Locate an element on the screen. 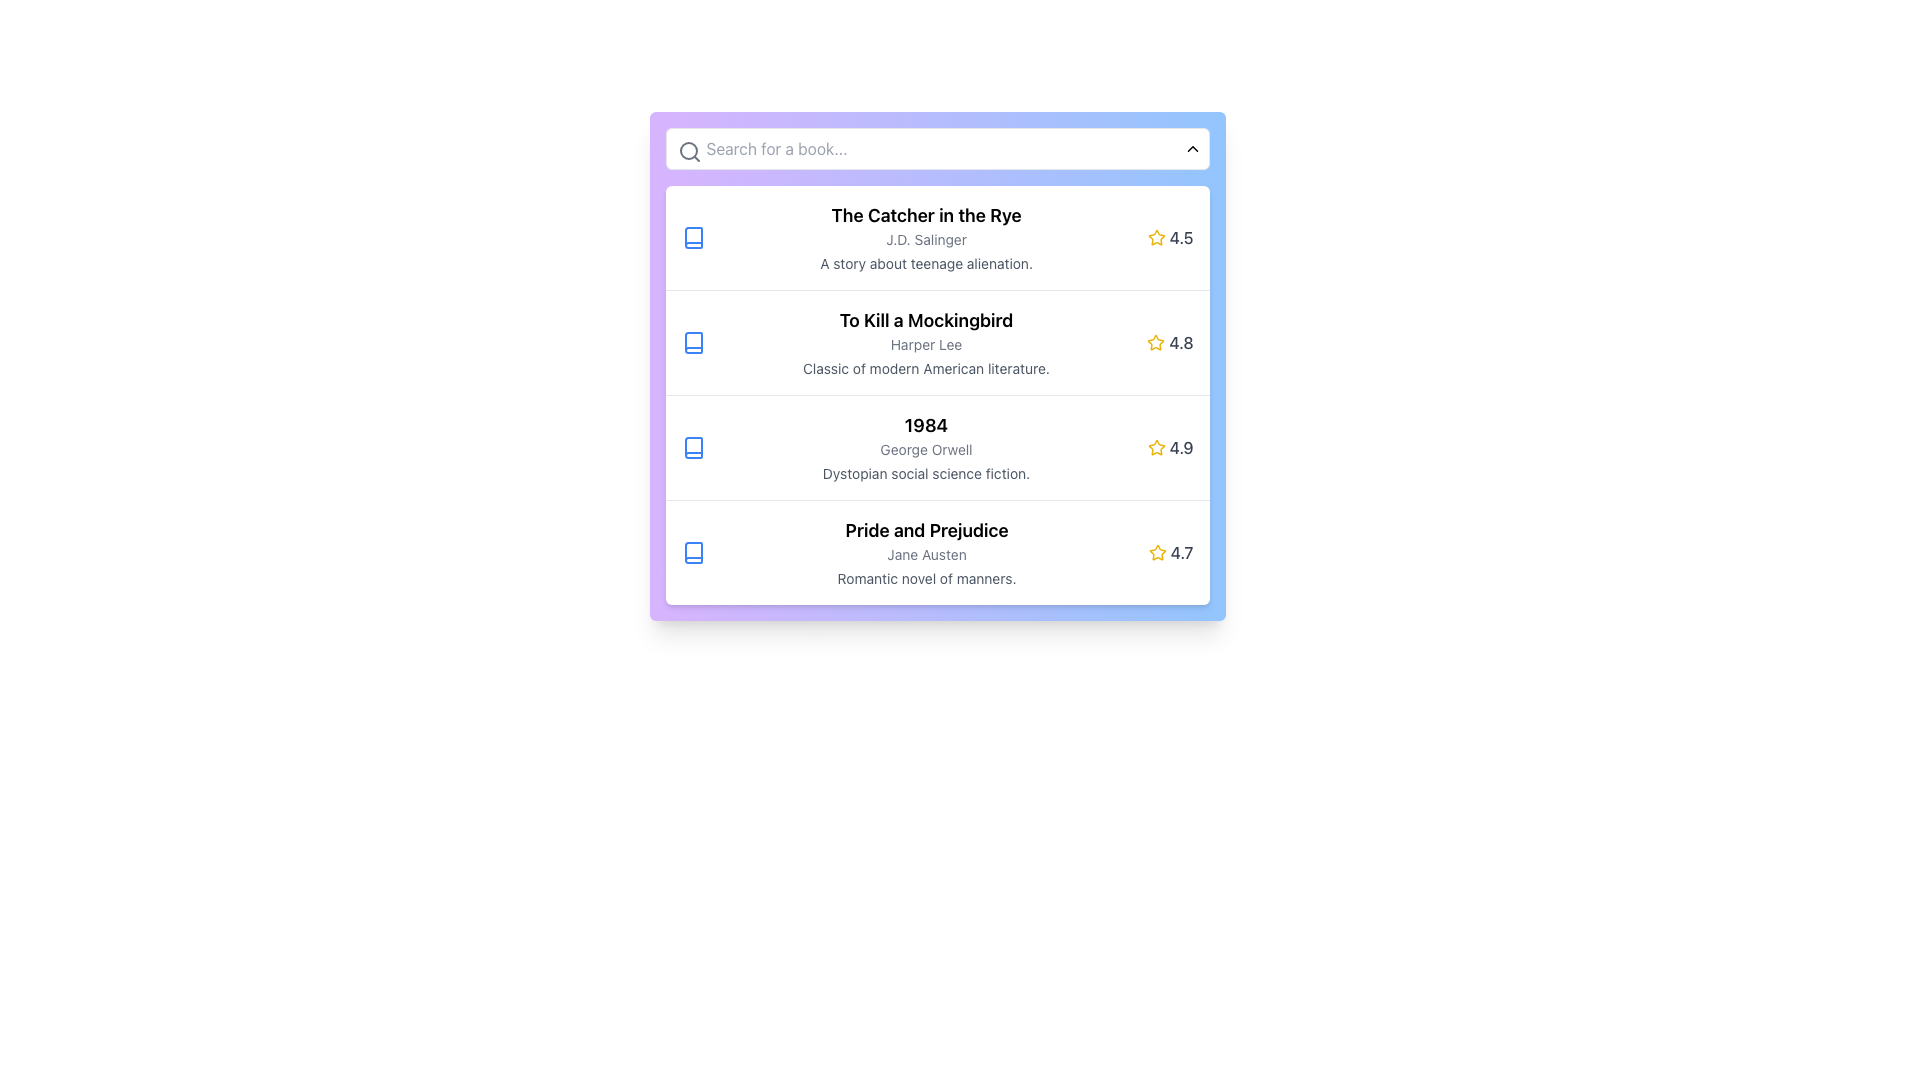 The height and width of the screenshot is (1080, 1920). the fourth star icon representing the rating feature for 'Pride and Prejudice' by Jane Austen in the book list interface is located at coordinates (1157, 552).